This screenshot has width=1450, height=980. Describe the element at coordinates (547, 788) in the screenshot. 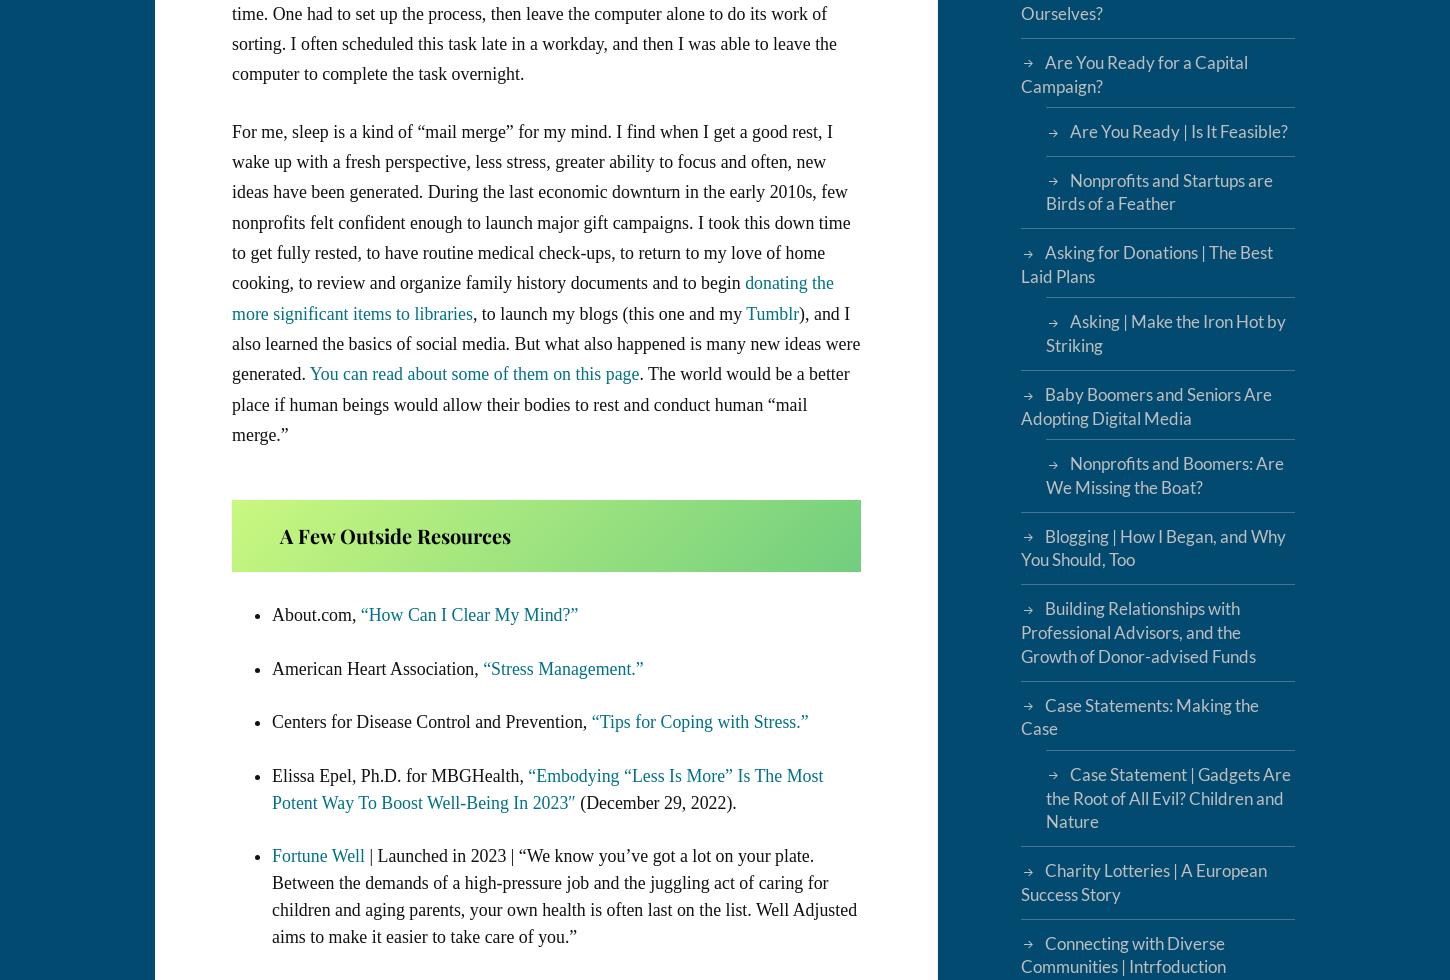

I see `'“Embodying “Less Is More” Is The Most Potent Way To Boost Well-Being In 2023″'` at that location.